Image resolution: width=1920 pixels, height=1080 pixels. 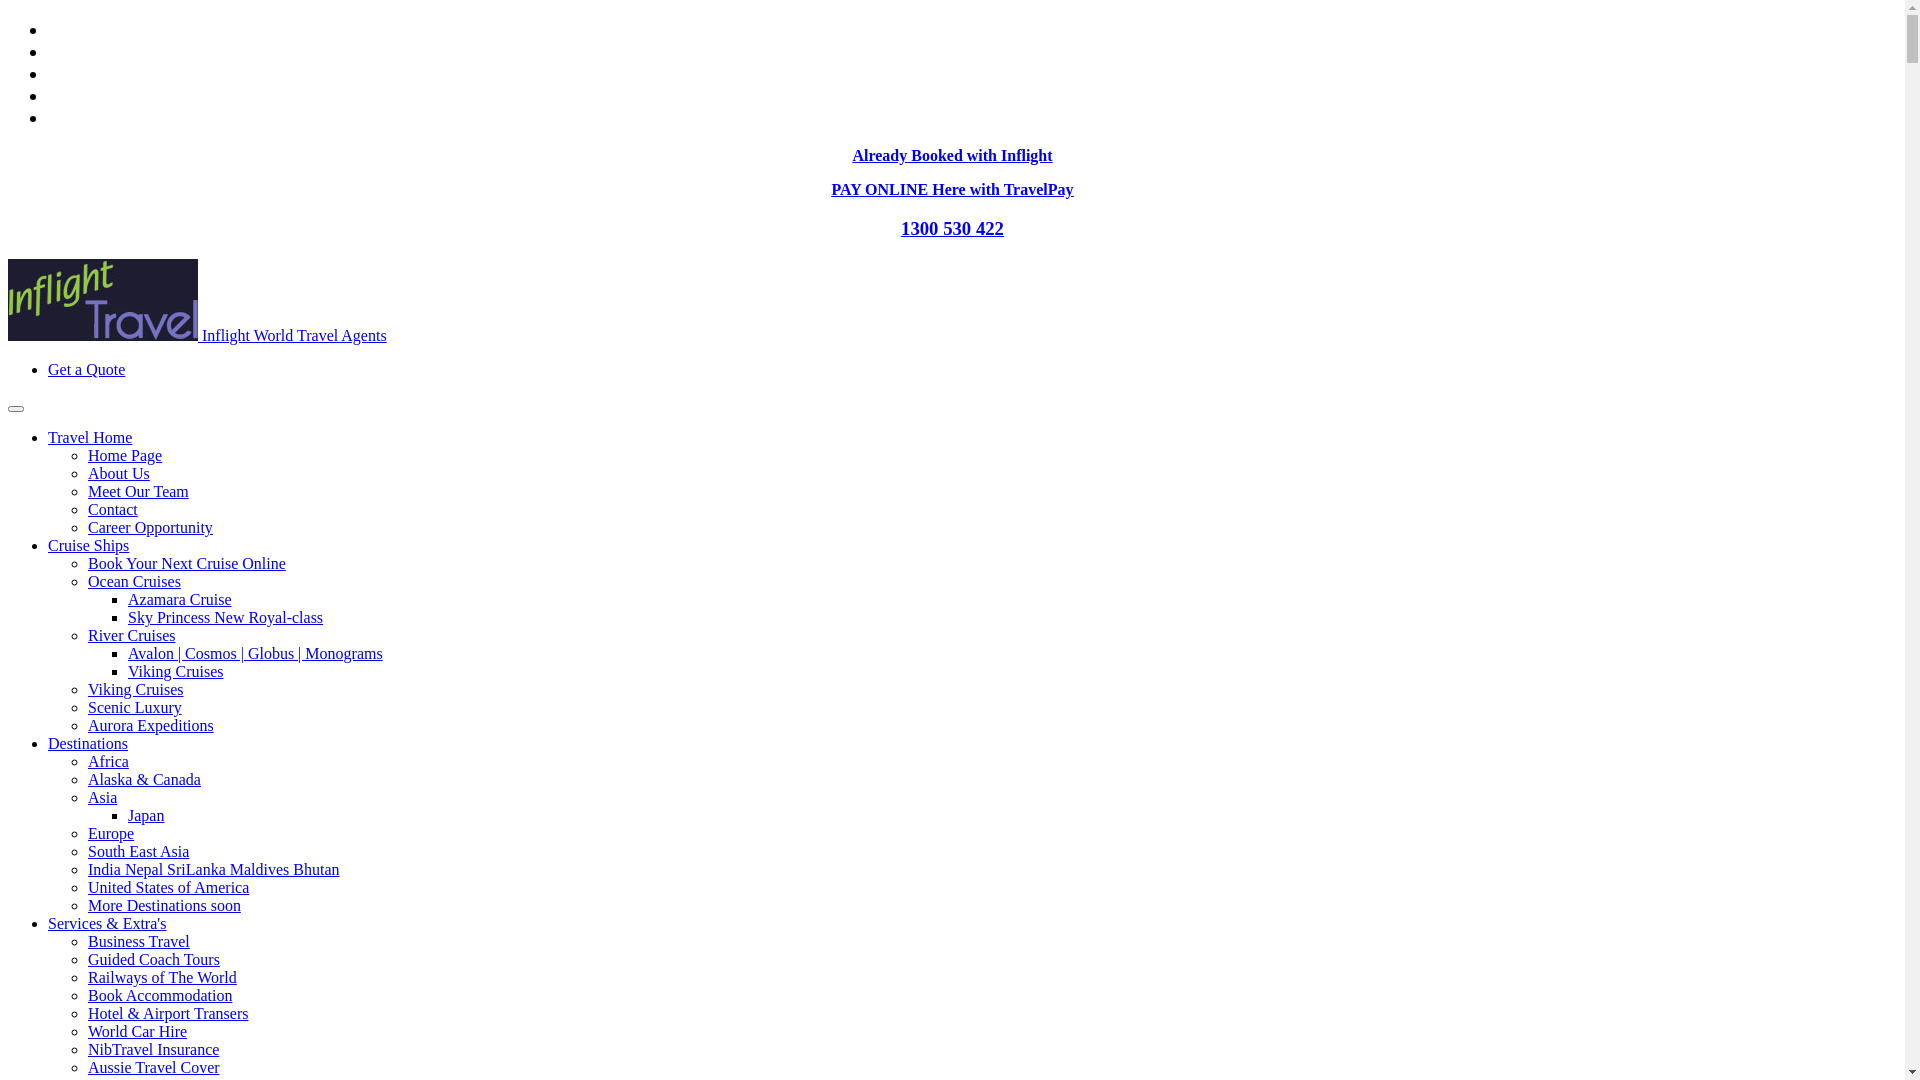 What do you see at coordinates (86, 833) in the screenshot?
I see `'Europe'` at bounding box center [86, 833].